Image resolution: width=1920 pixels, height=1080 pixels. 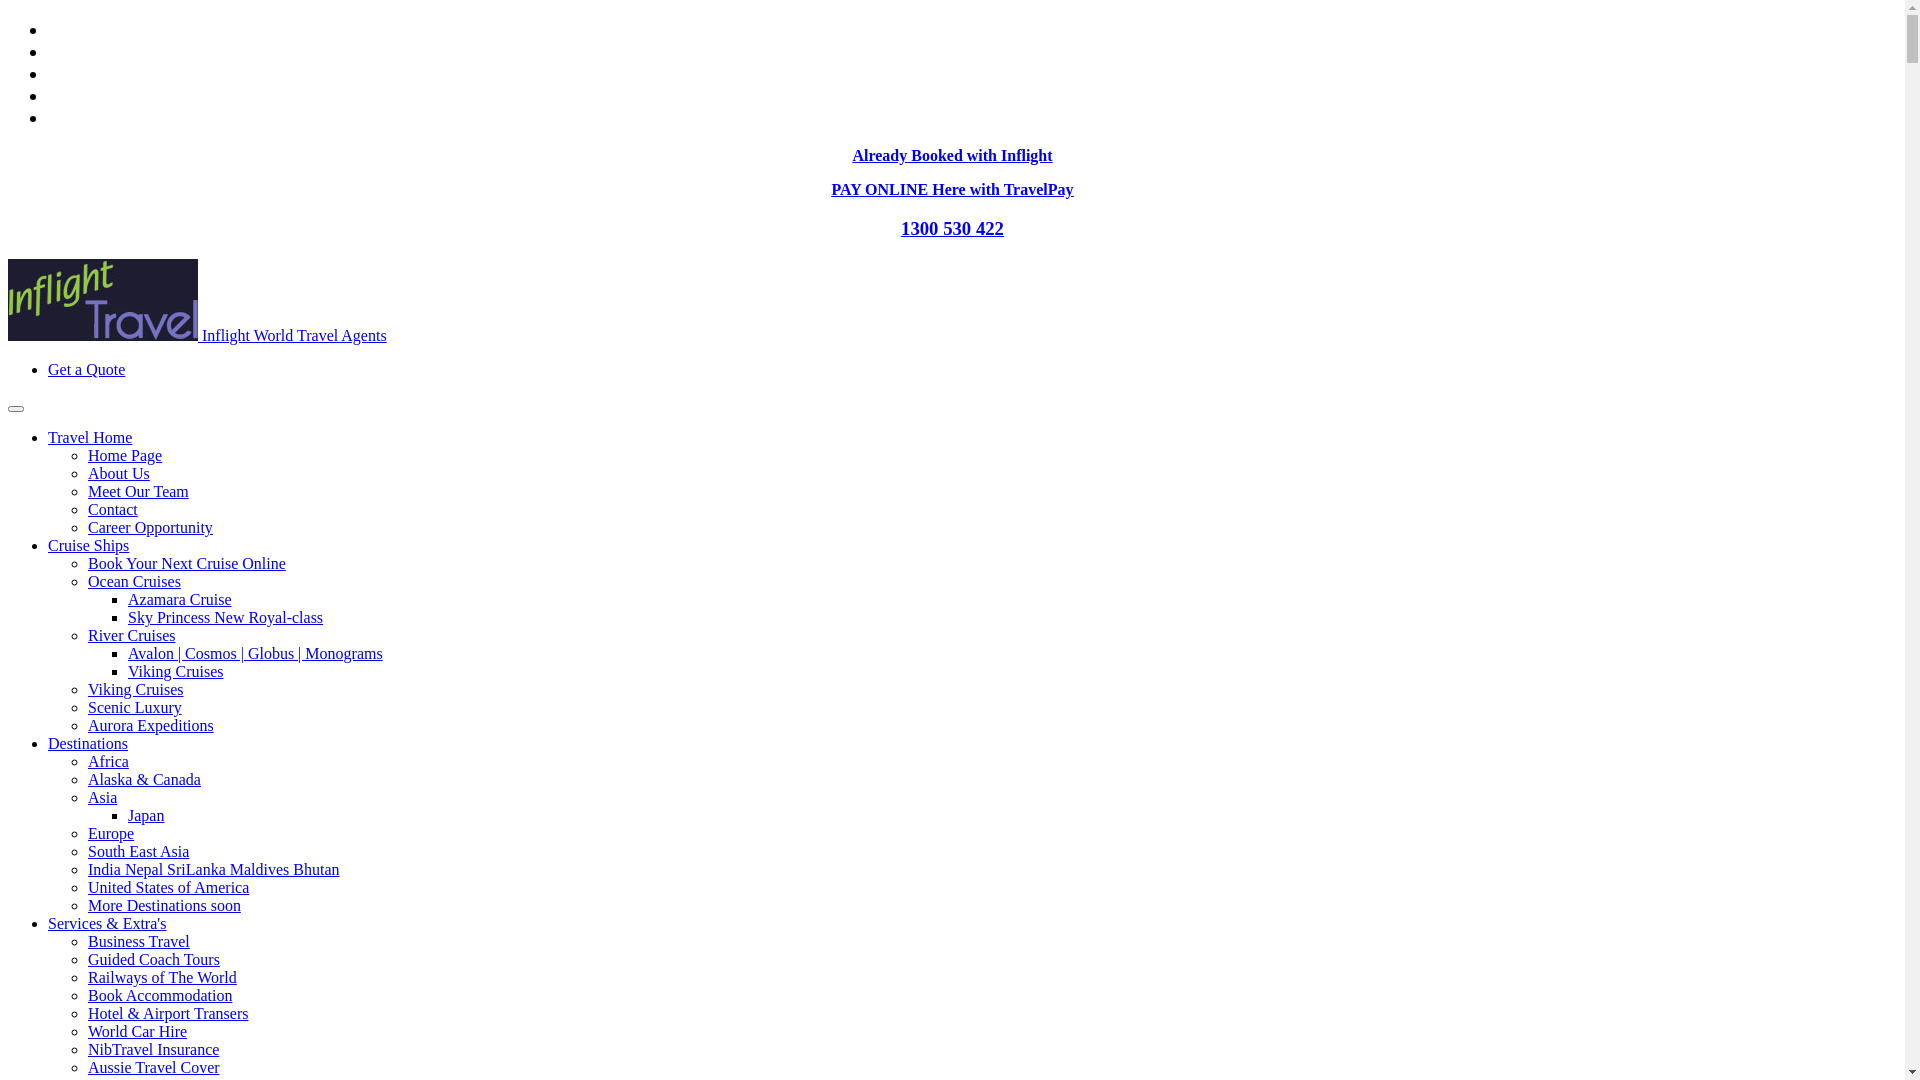 What do you see at coordinates (86, 833) in the screenshot?
I see `'Europe'` at bounding box center [86, 833].